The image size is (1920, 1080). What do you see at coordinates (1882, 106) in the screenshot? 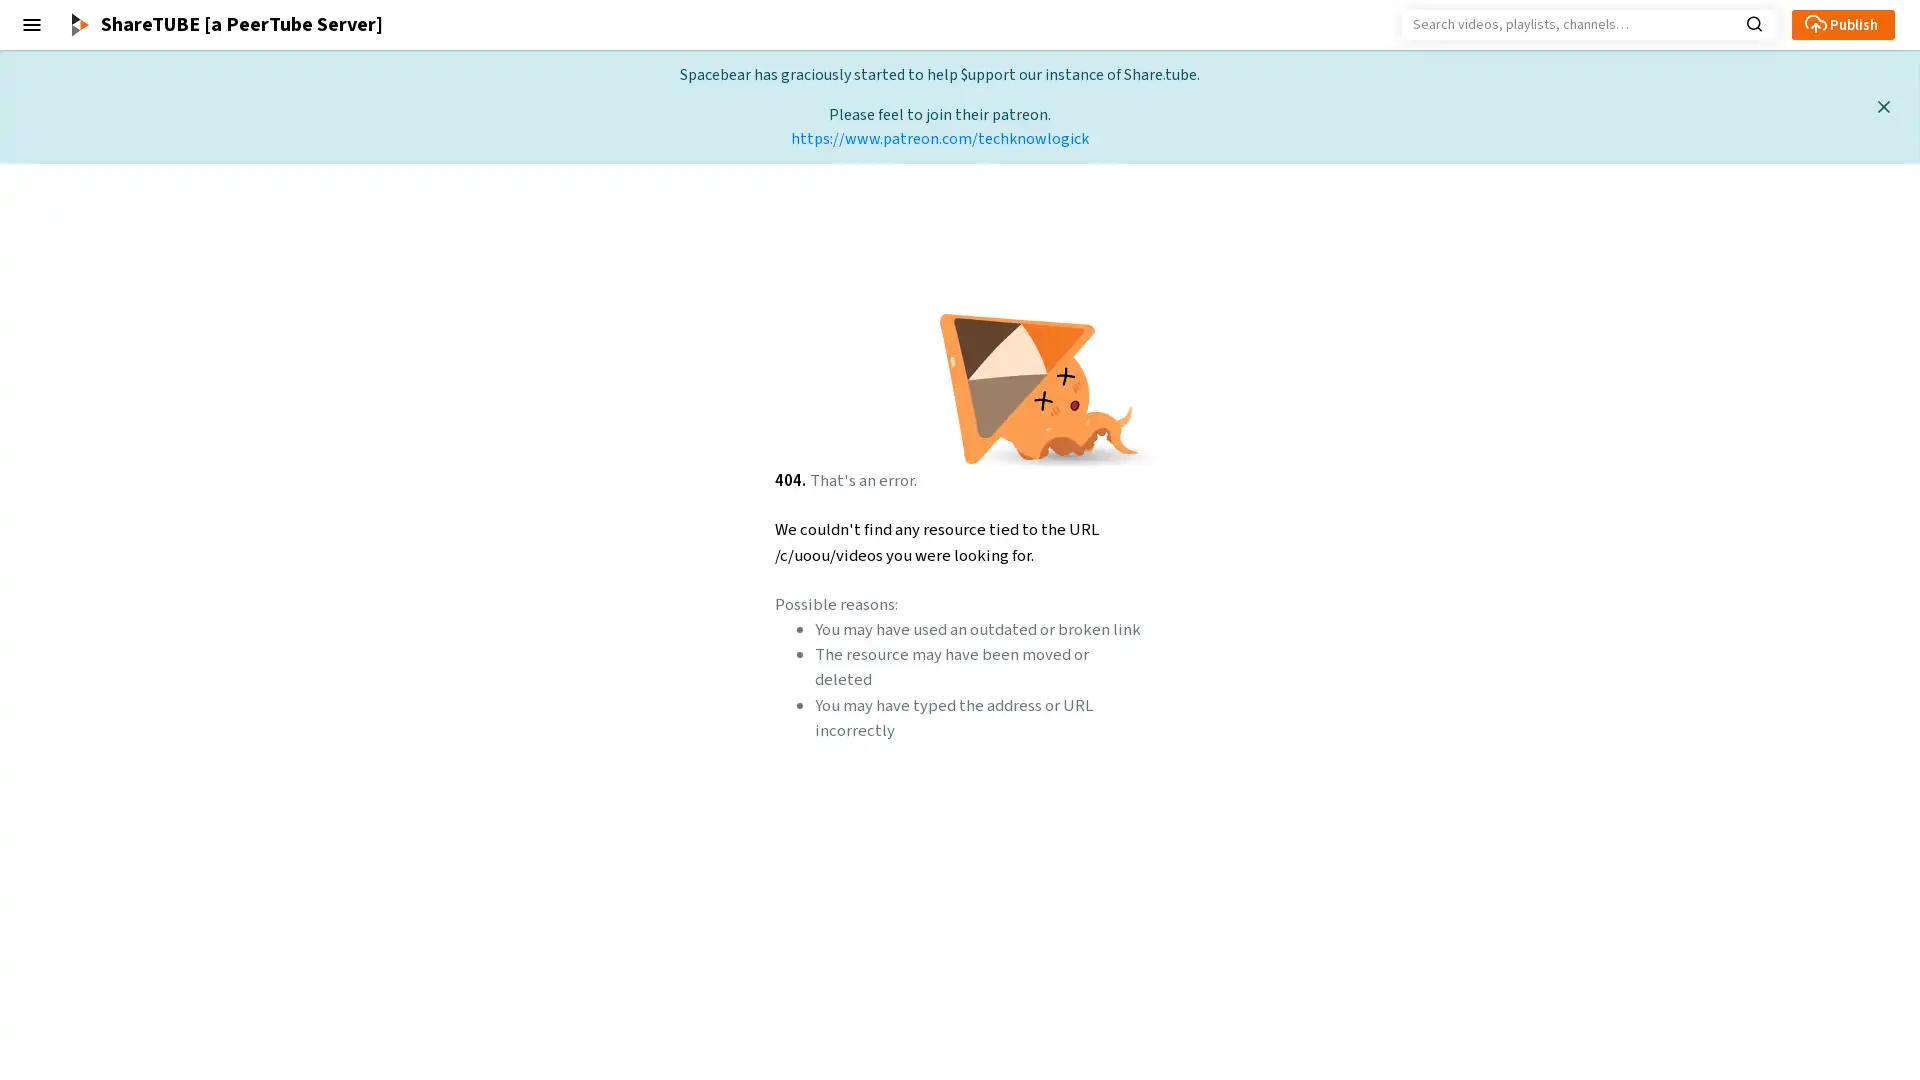
I see `Close this message` at bounding box center [1882, 106].